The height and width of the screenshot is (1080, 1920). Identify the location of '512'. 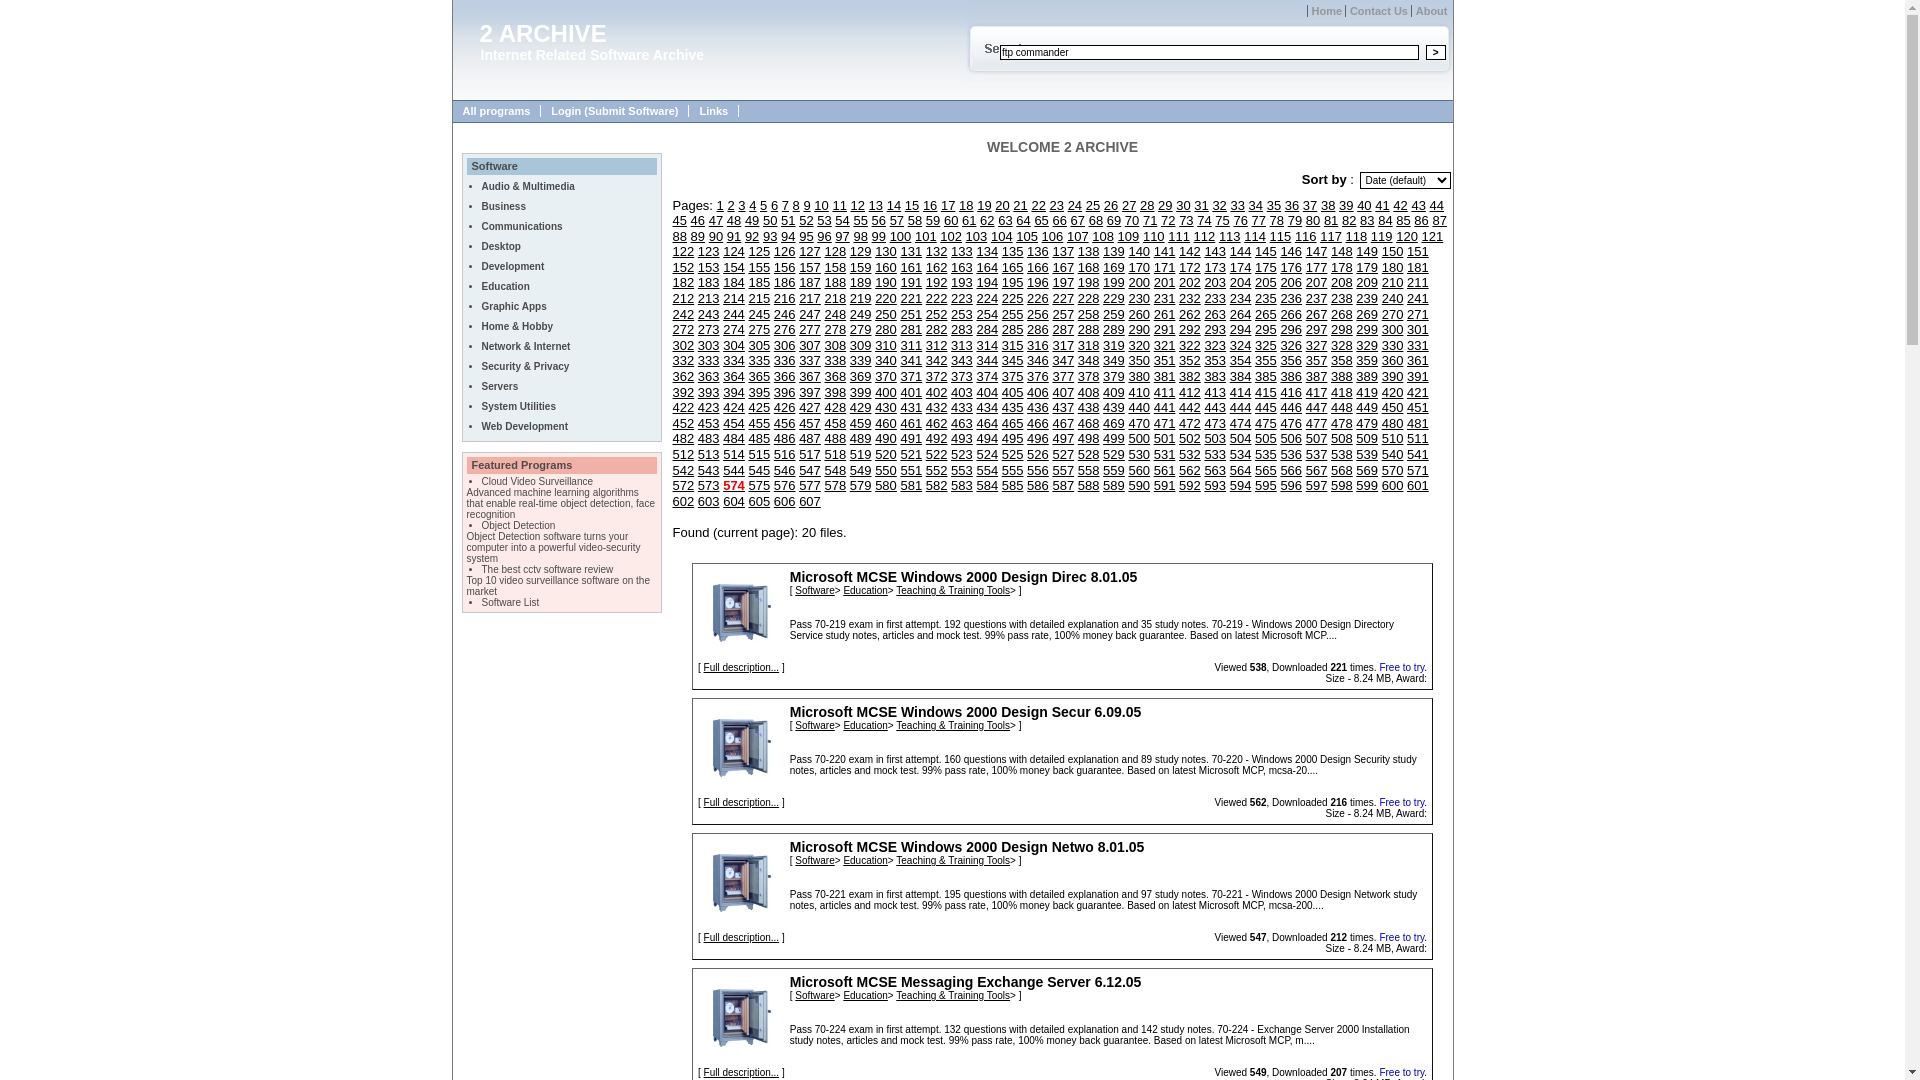
(672, 454).